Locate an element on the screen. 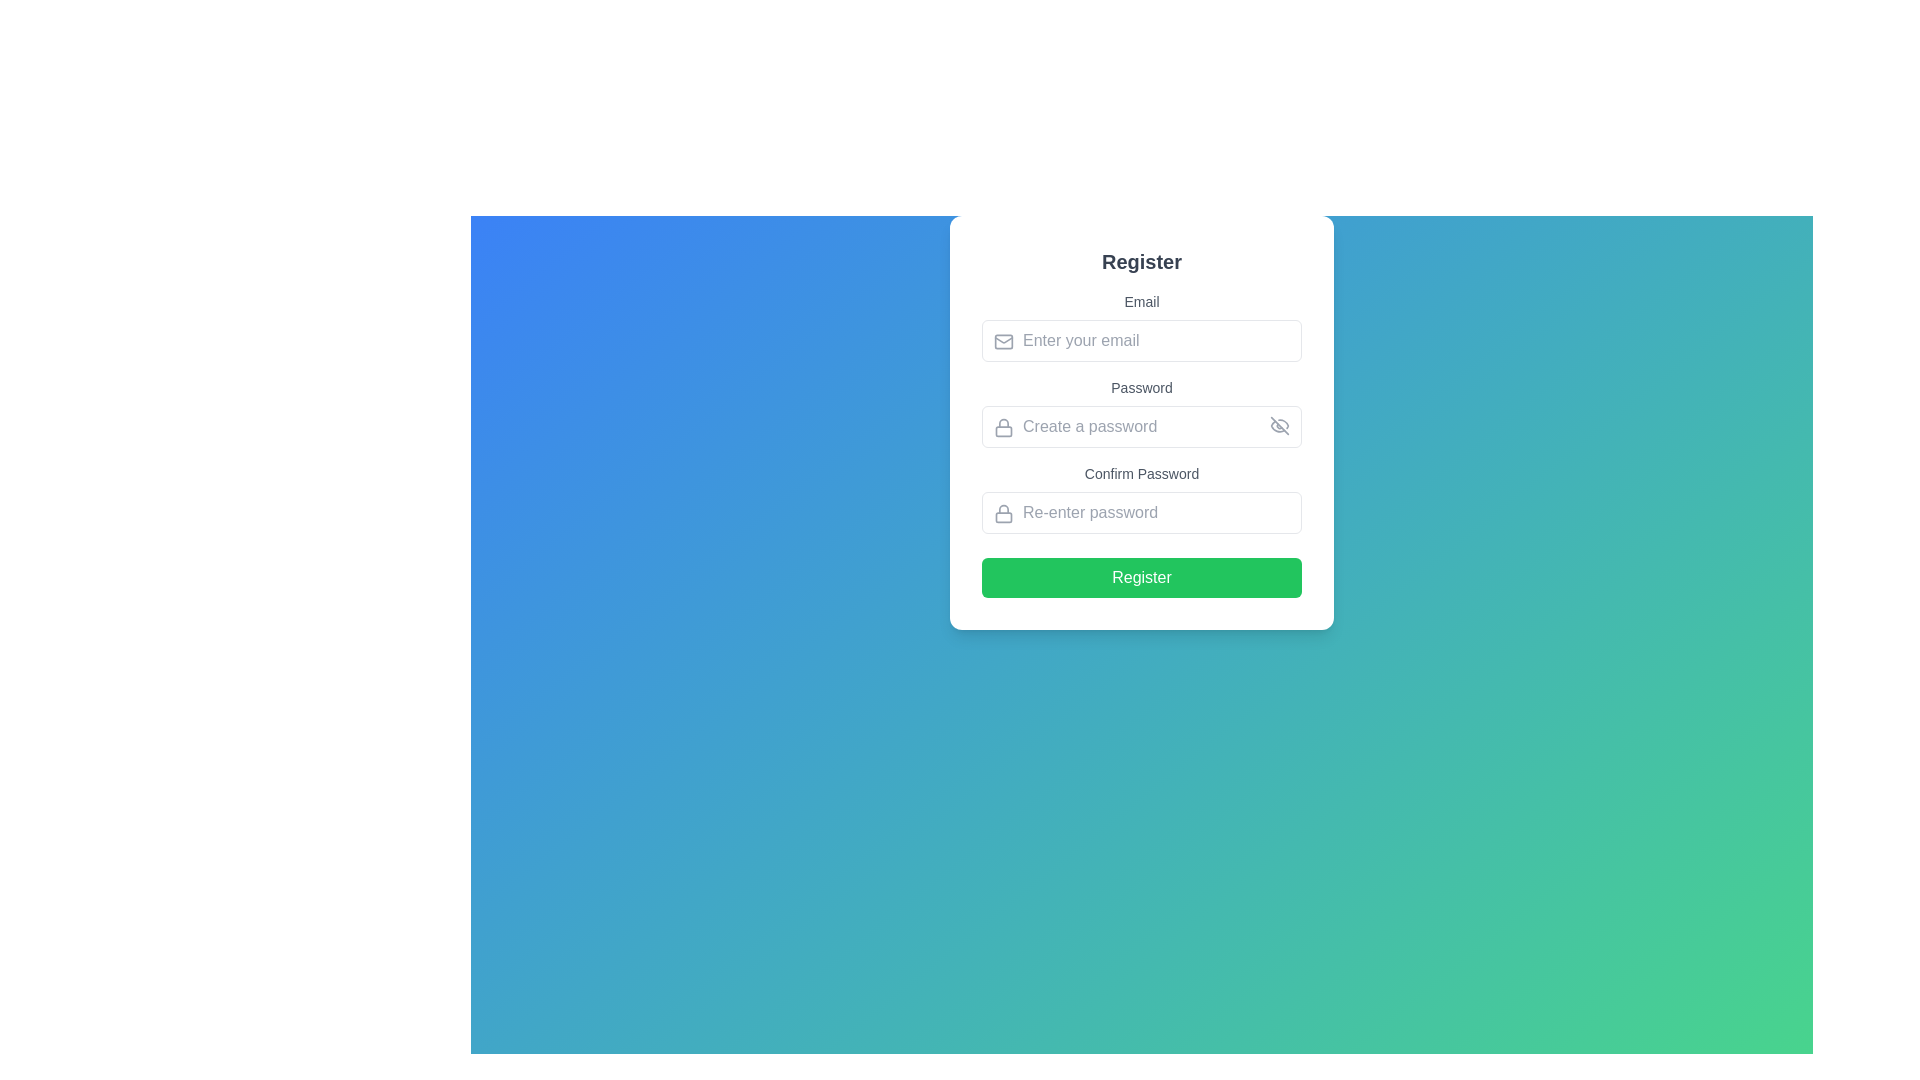 This screenshot has width=1920, height=1080. the 'Re-enter password' input field to focus on it is located at coordinates (1142, 512).